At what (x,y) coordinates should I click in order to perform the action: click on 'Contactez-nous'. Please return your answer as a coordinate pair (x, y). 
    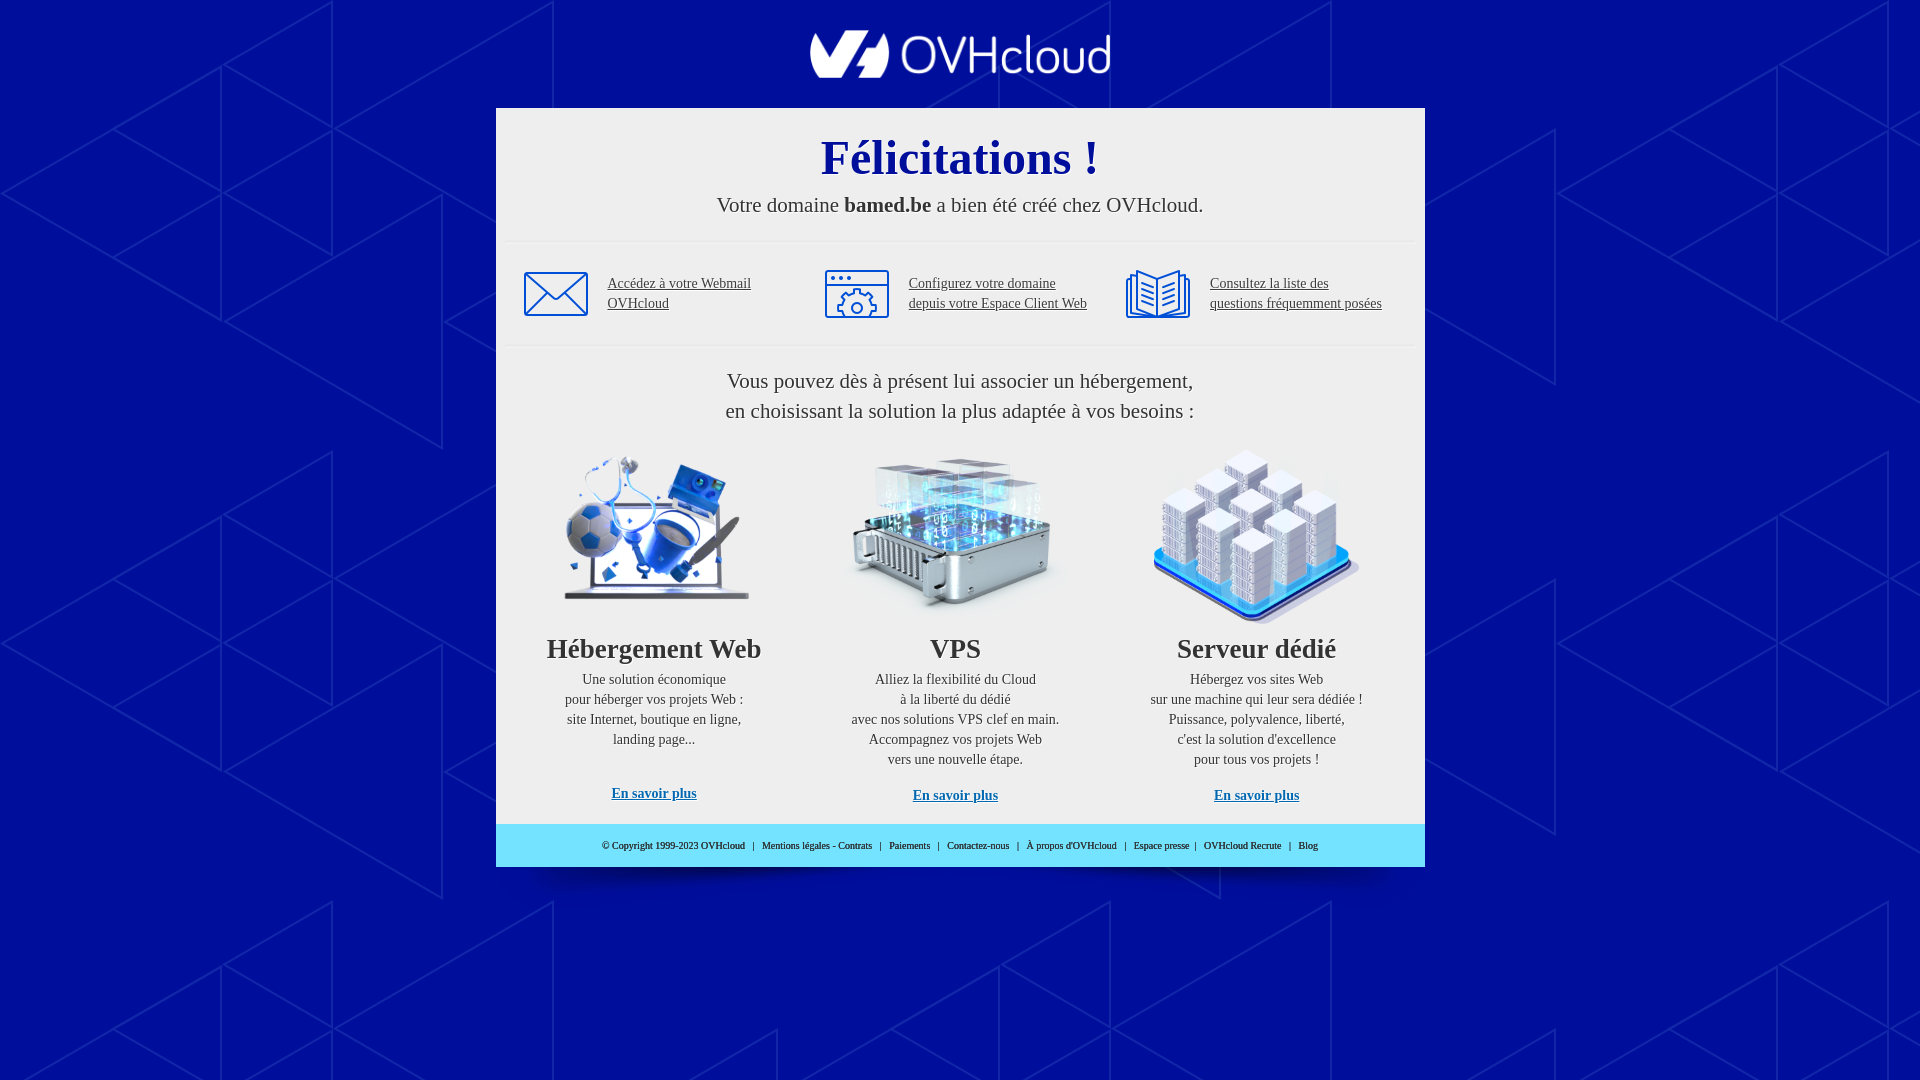
    Looking at the image, I should click on (945, 845).